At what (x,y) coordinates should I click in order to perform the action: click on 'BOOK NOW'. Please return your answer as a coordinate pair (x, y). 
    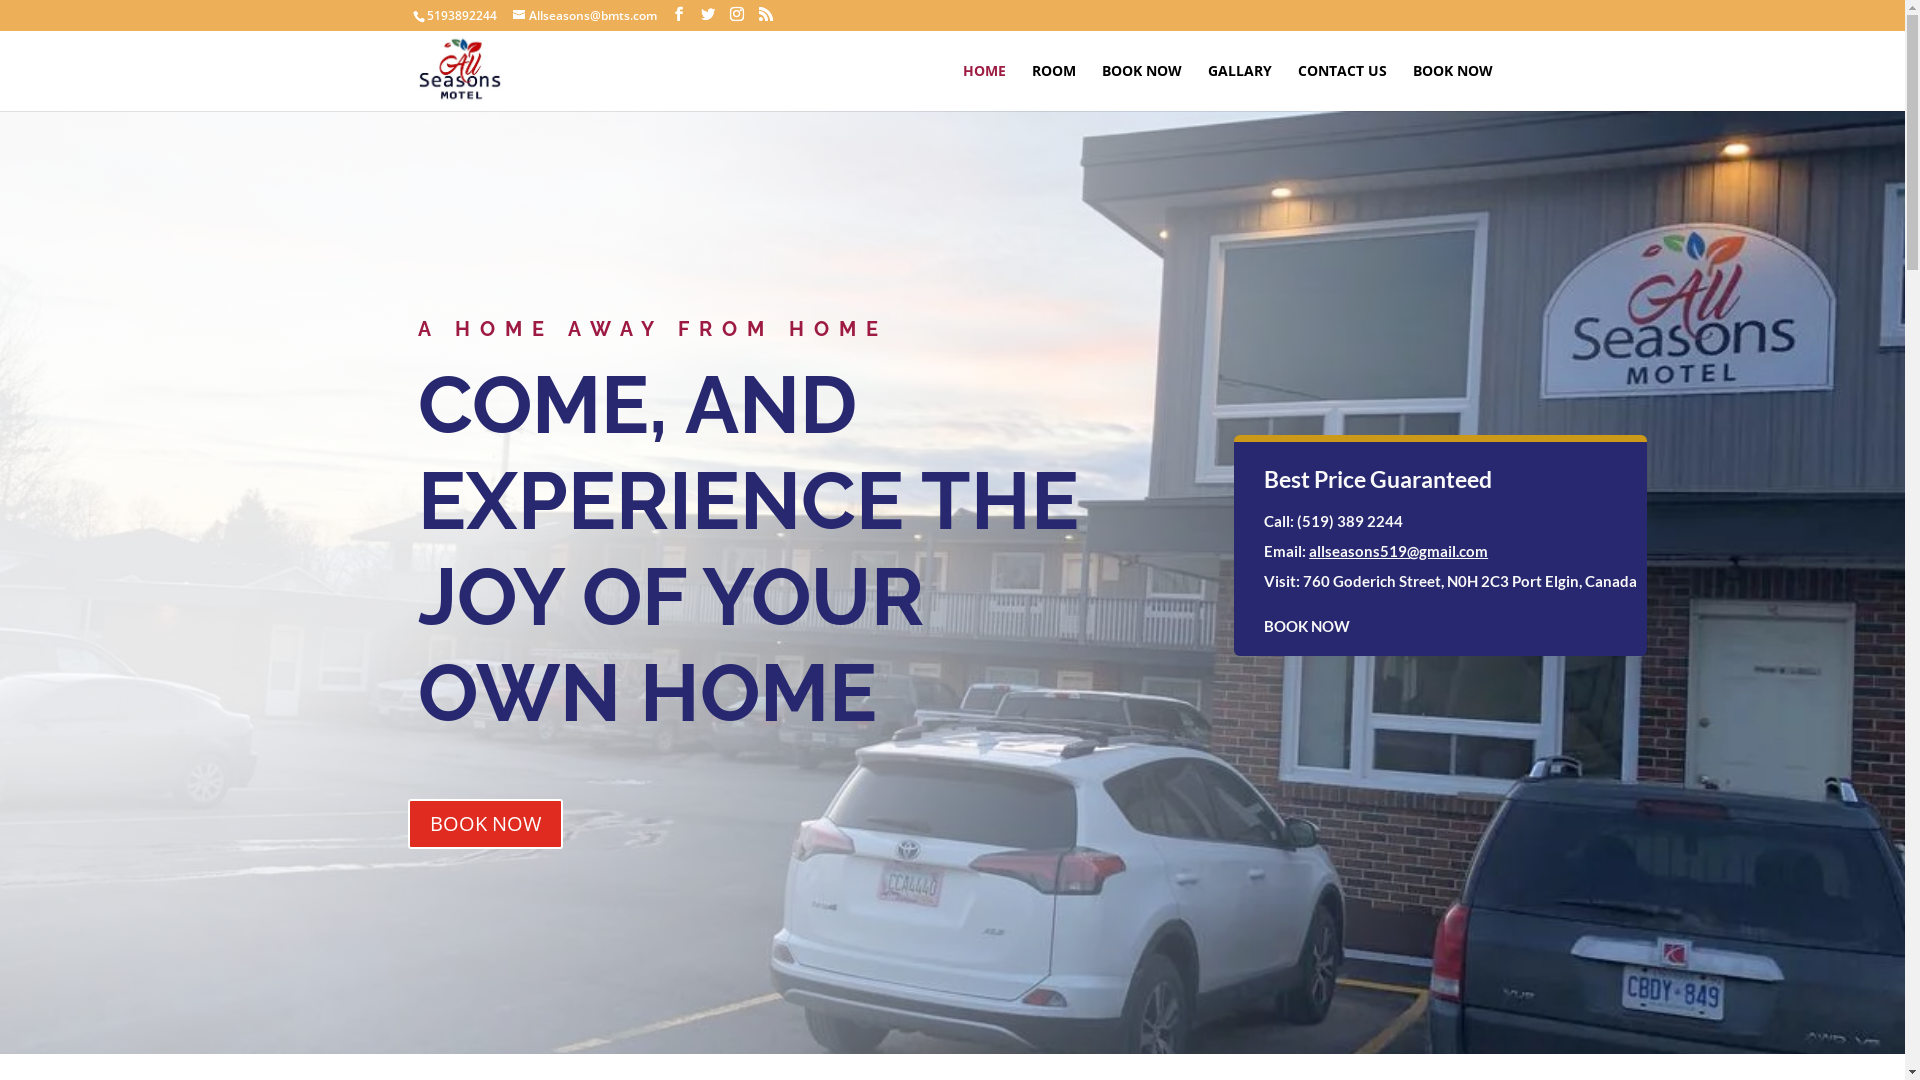
    Looking at the image, I should click on (1142, 86).